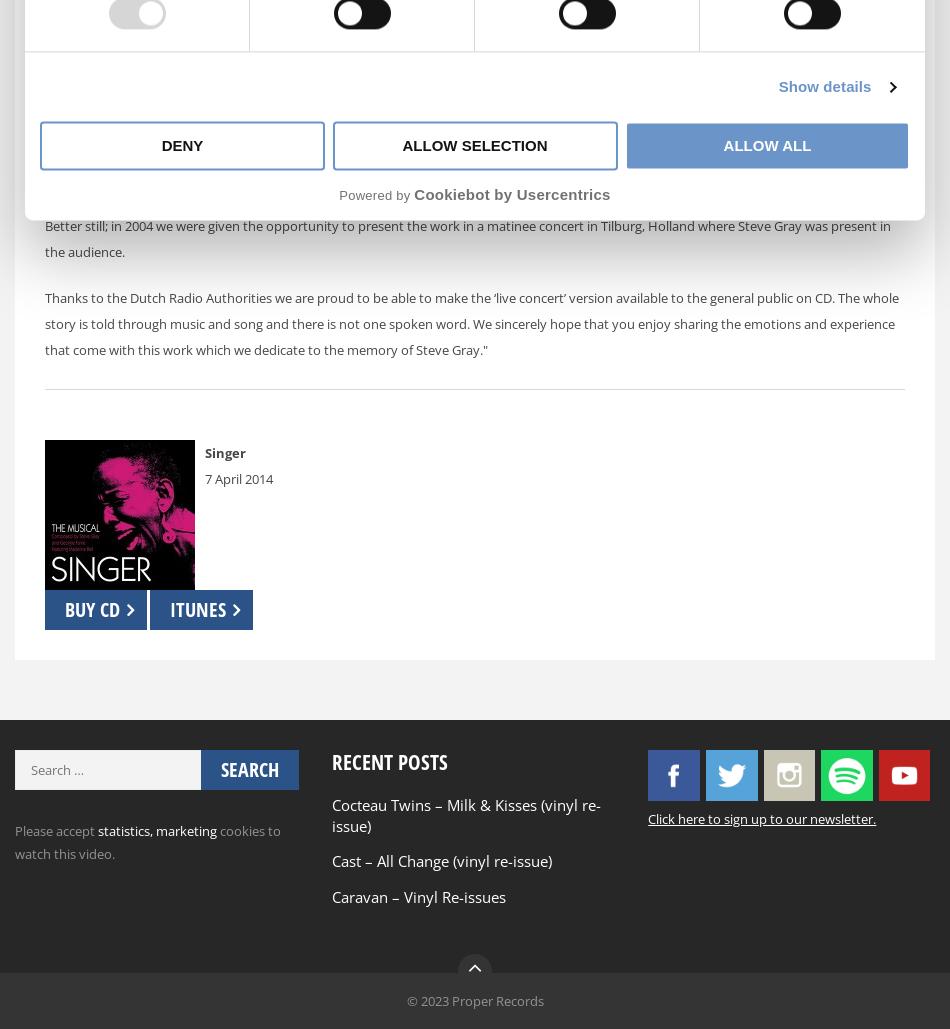 Image resolution: width=950 pixels, height=1029 pixels. Describe the element at coordinates (225, 452) in the screenshot. I see `'Singer'` at that location.